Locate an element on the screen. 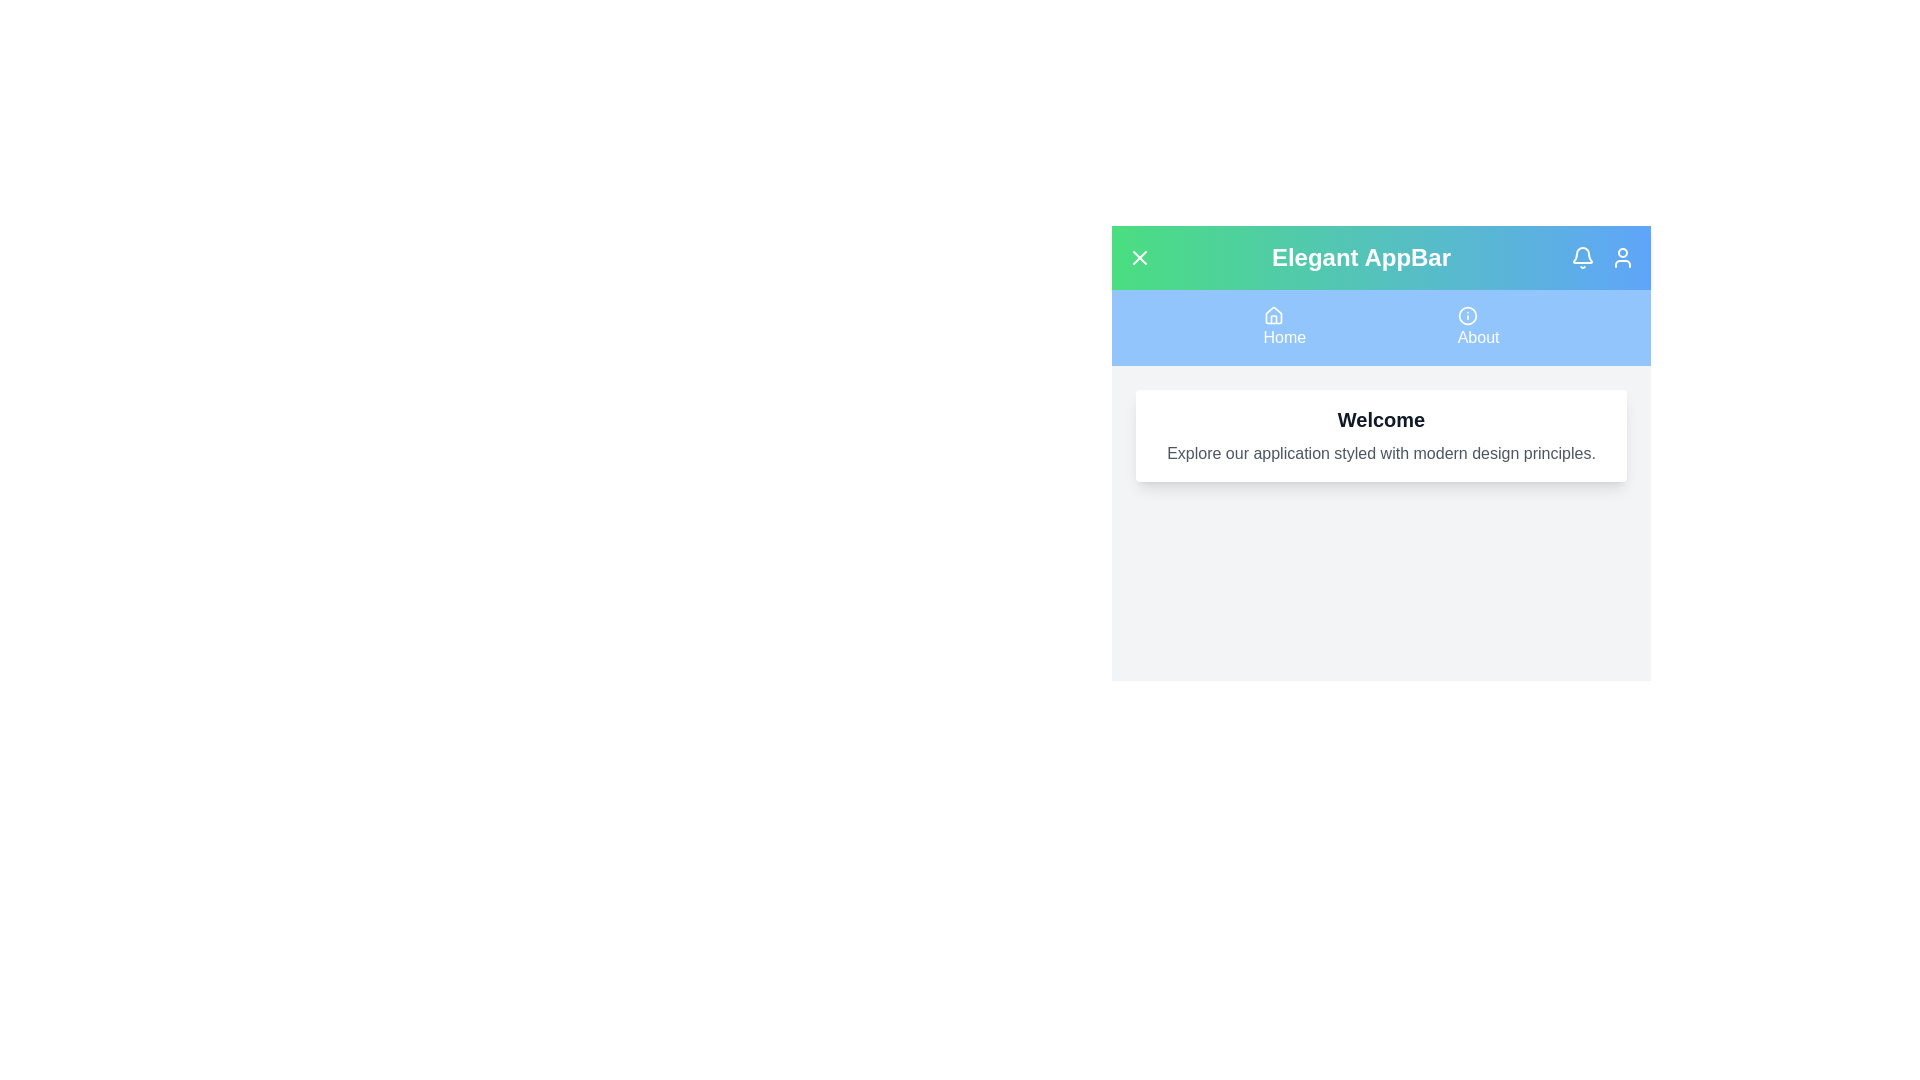 This screenshot has height=1080, width=1920. the descriptive text below 'Welcome' to focus on it is located at coordinates (1380, 454).